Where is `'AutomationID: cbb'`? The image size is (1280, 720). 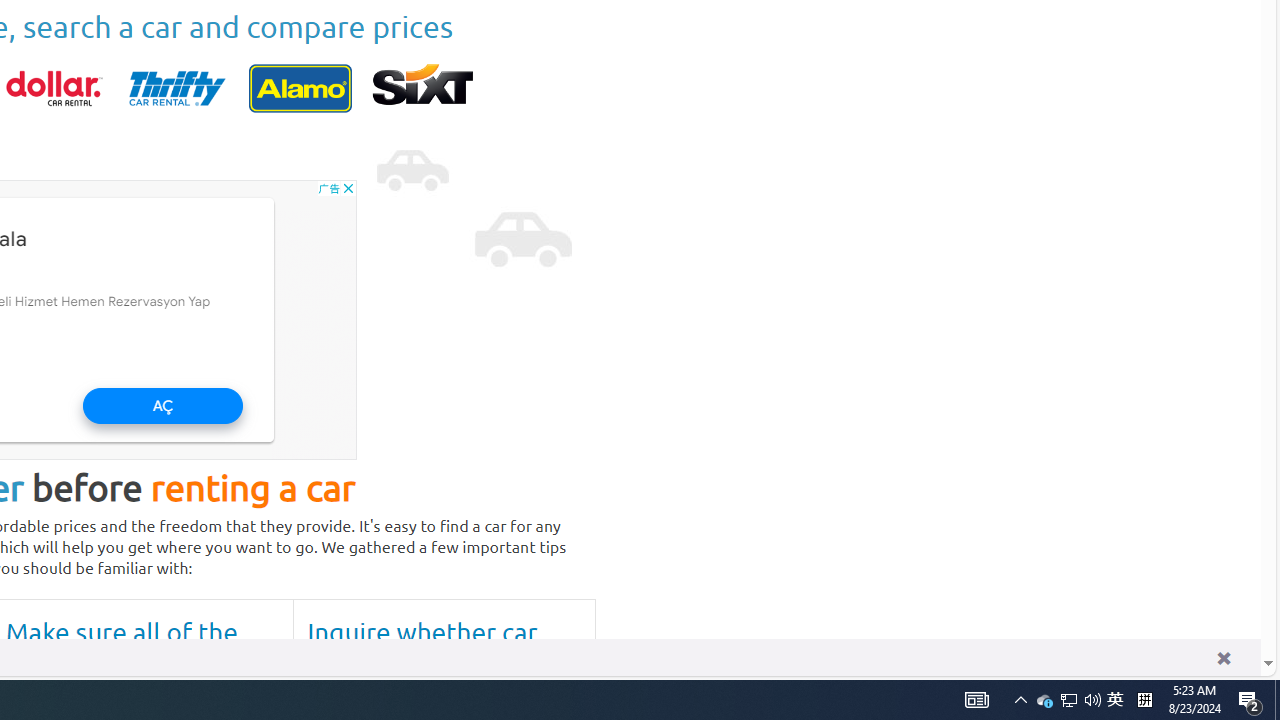 'AutomationID: cbb' is located at coordinates (348, 187).